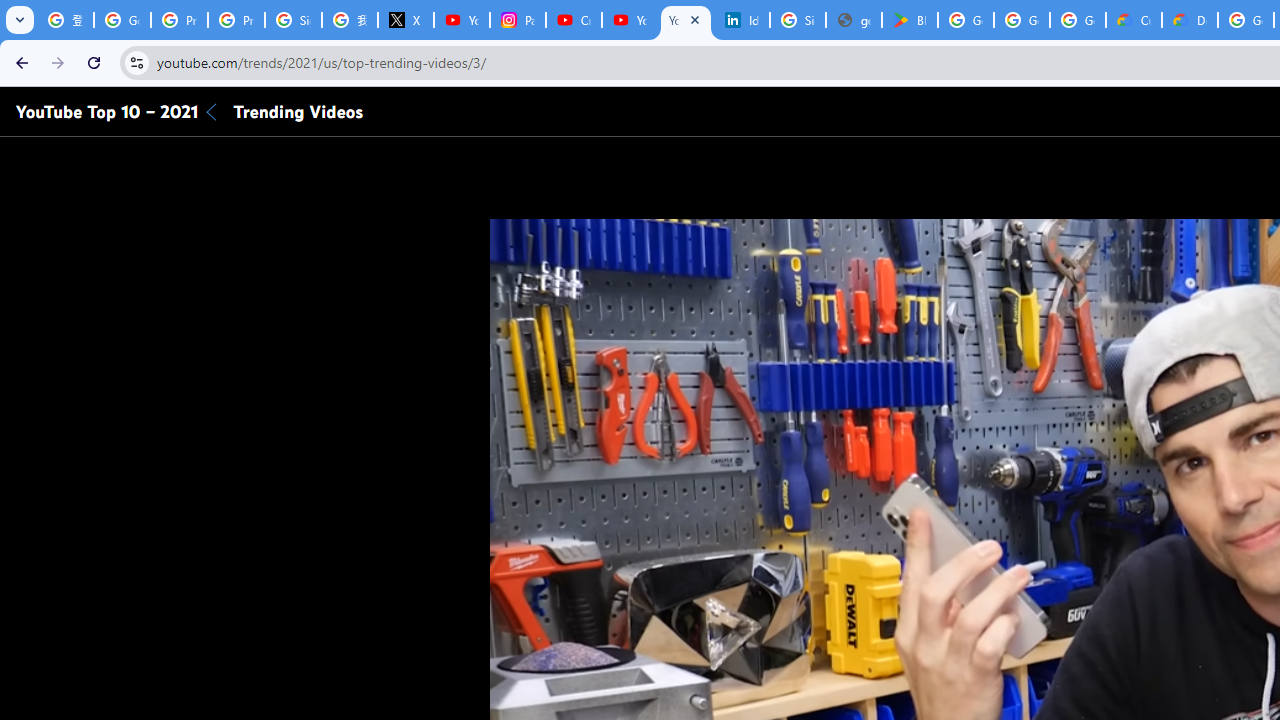 The image size is (1280, 720). What do you see at coordinates (179, 20) in the screenshot?
I see `'Privacy Help Center - Policies Help'` at bounding box center [179, 20].